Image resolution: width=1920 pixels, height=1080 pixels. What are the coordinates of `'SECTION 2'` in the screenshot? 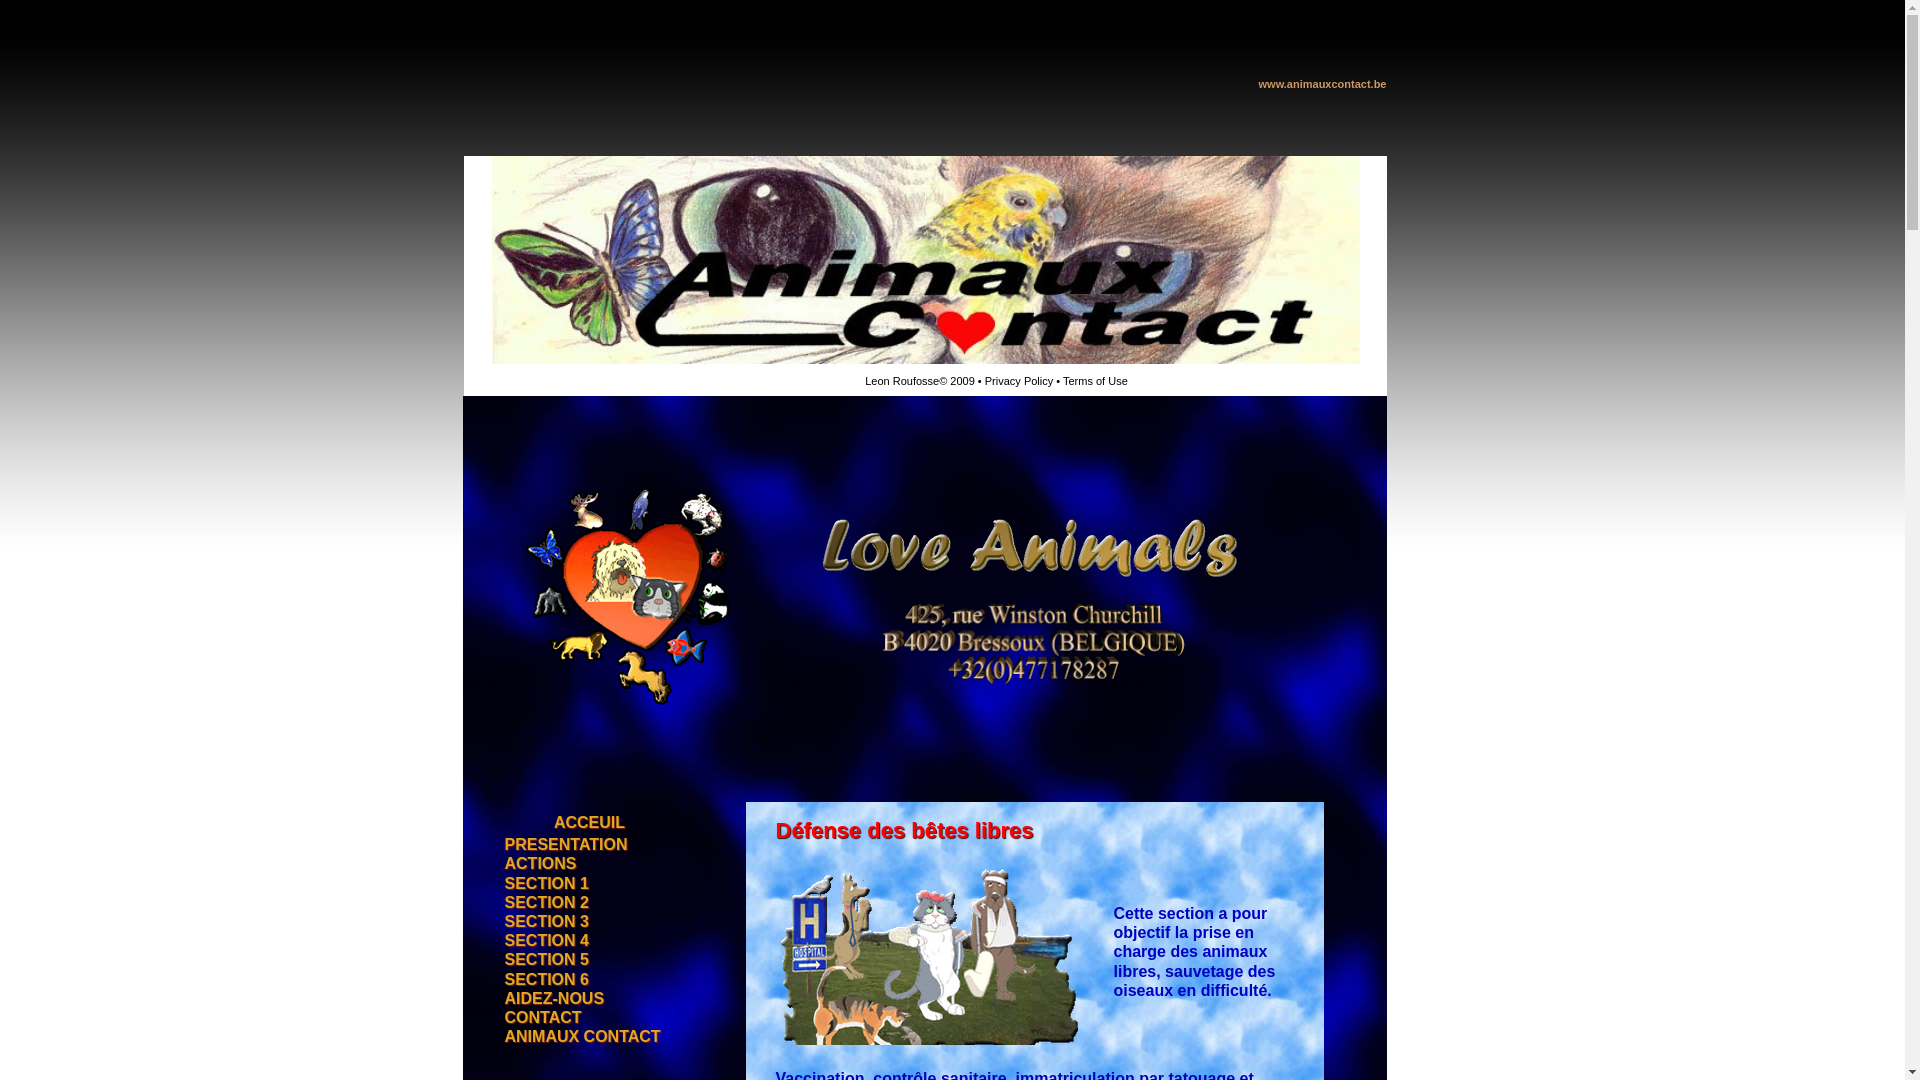 It's located at (546, 903).